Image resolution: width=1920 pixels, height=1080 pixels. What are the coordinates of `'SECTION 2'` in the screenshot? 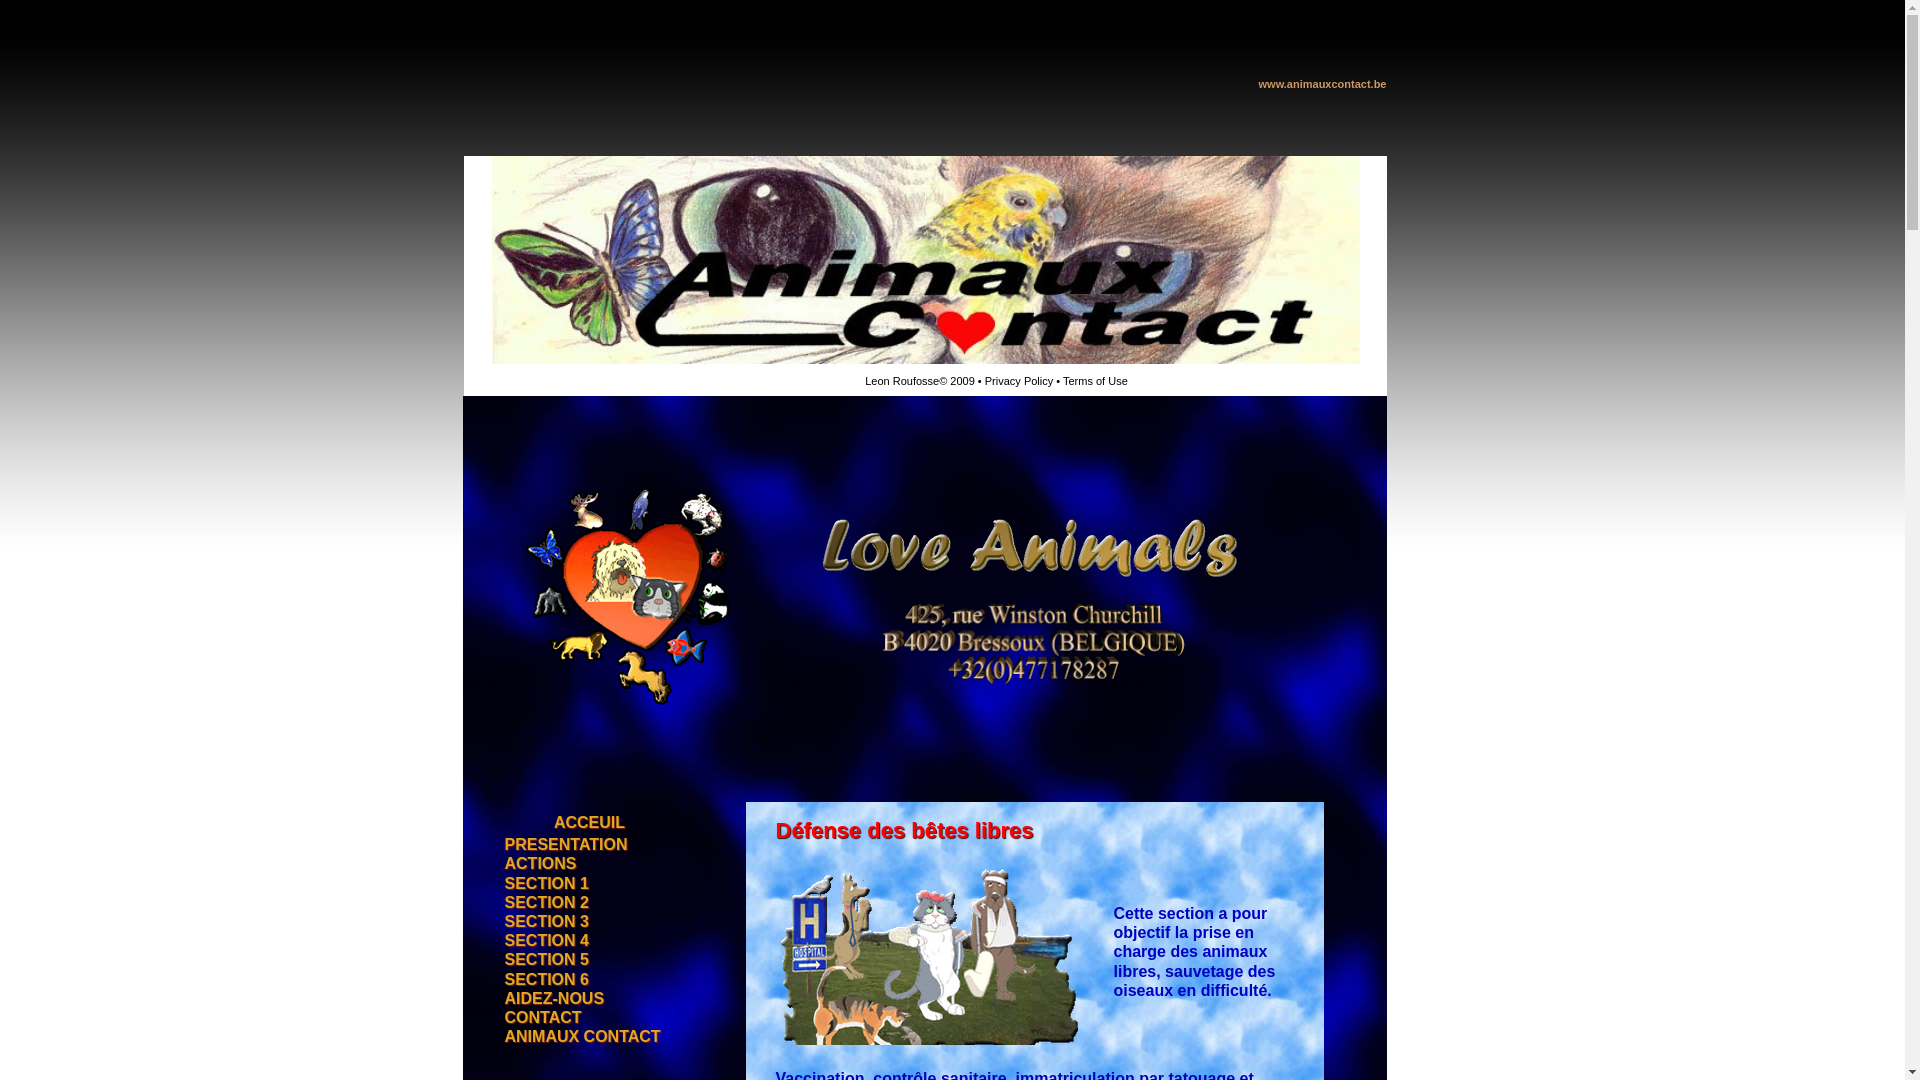 It's located at (546, 903).